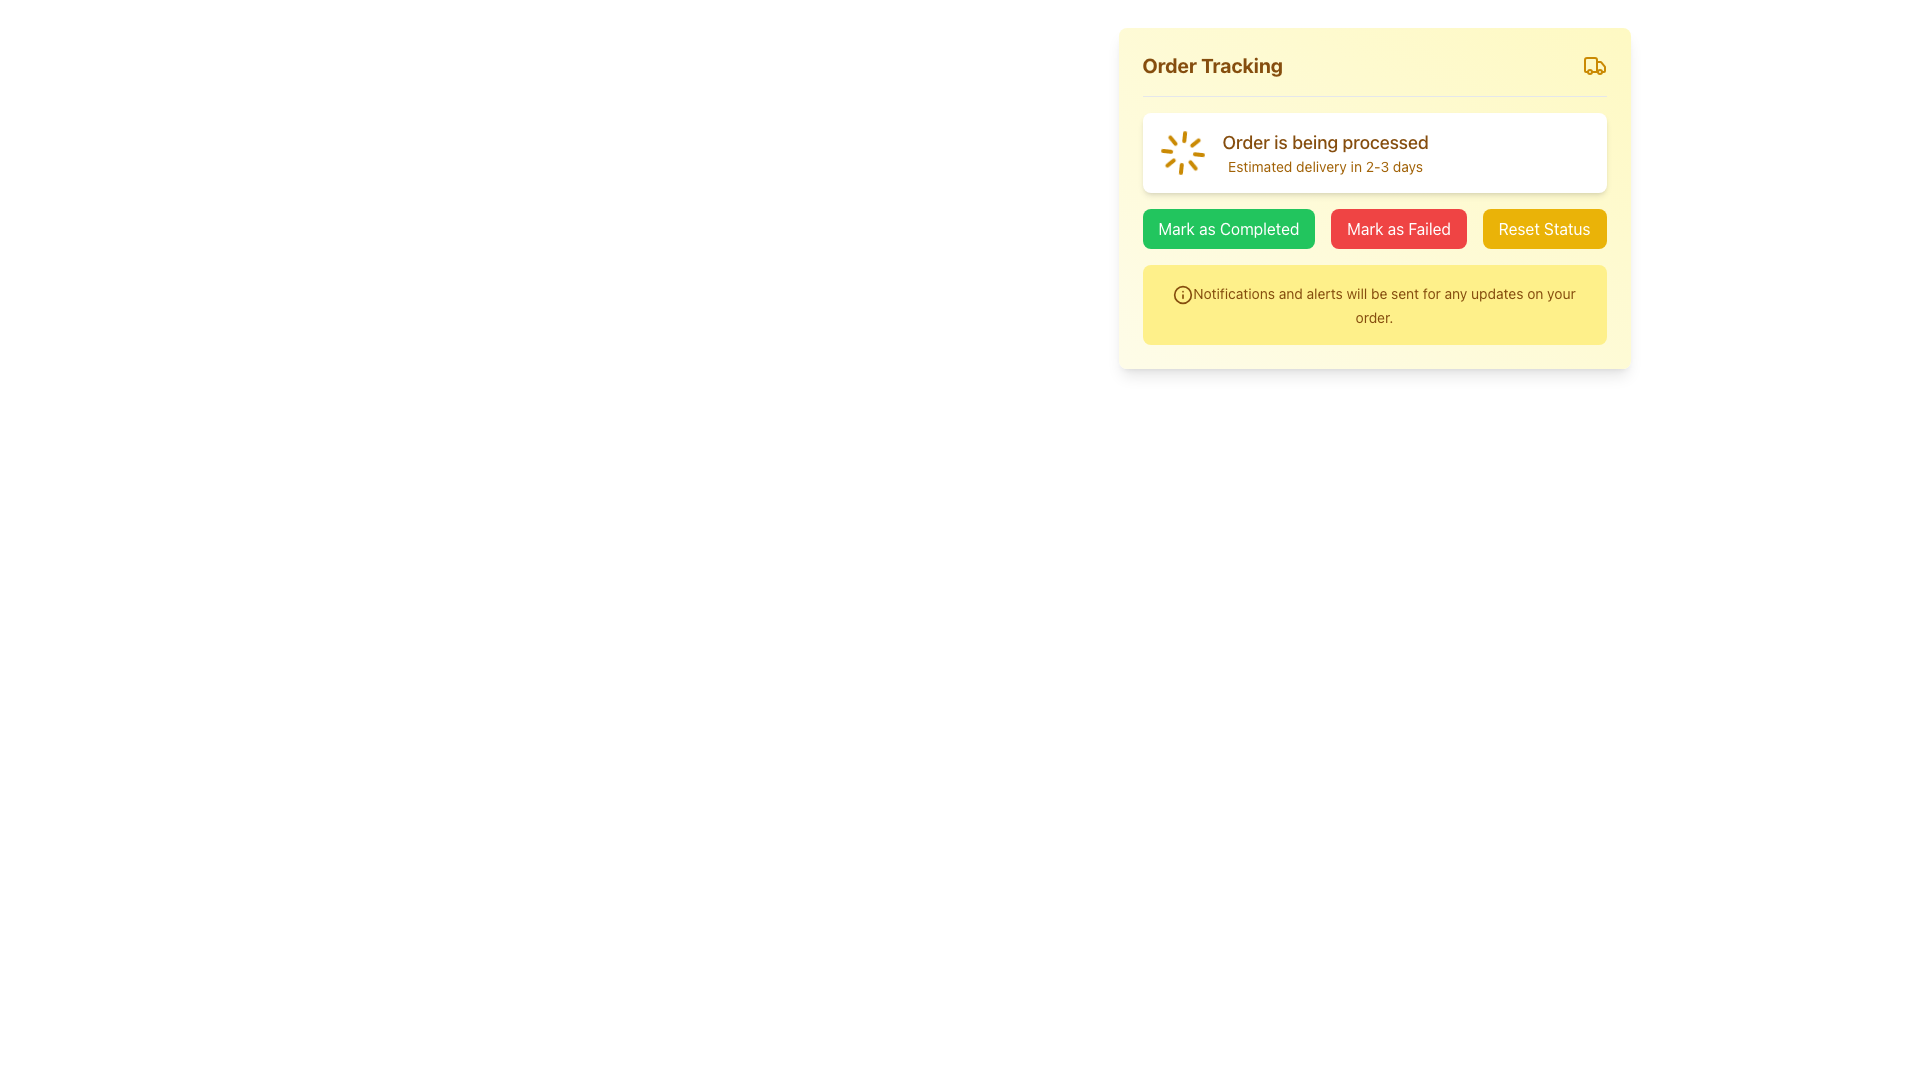 This screenshot has height=1080, width=1920. What do you see at coordinates (1183, 294) in the screenshot?
I see `the informational alert icon located at the beginning of the notification text` at bounding box center [1183, 294].